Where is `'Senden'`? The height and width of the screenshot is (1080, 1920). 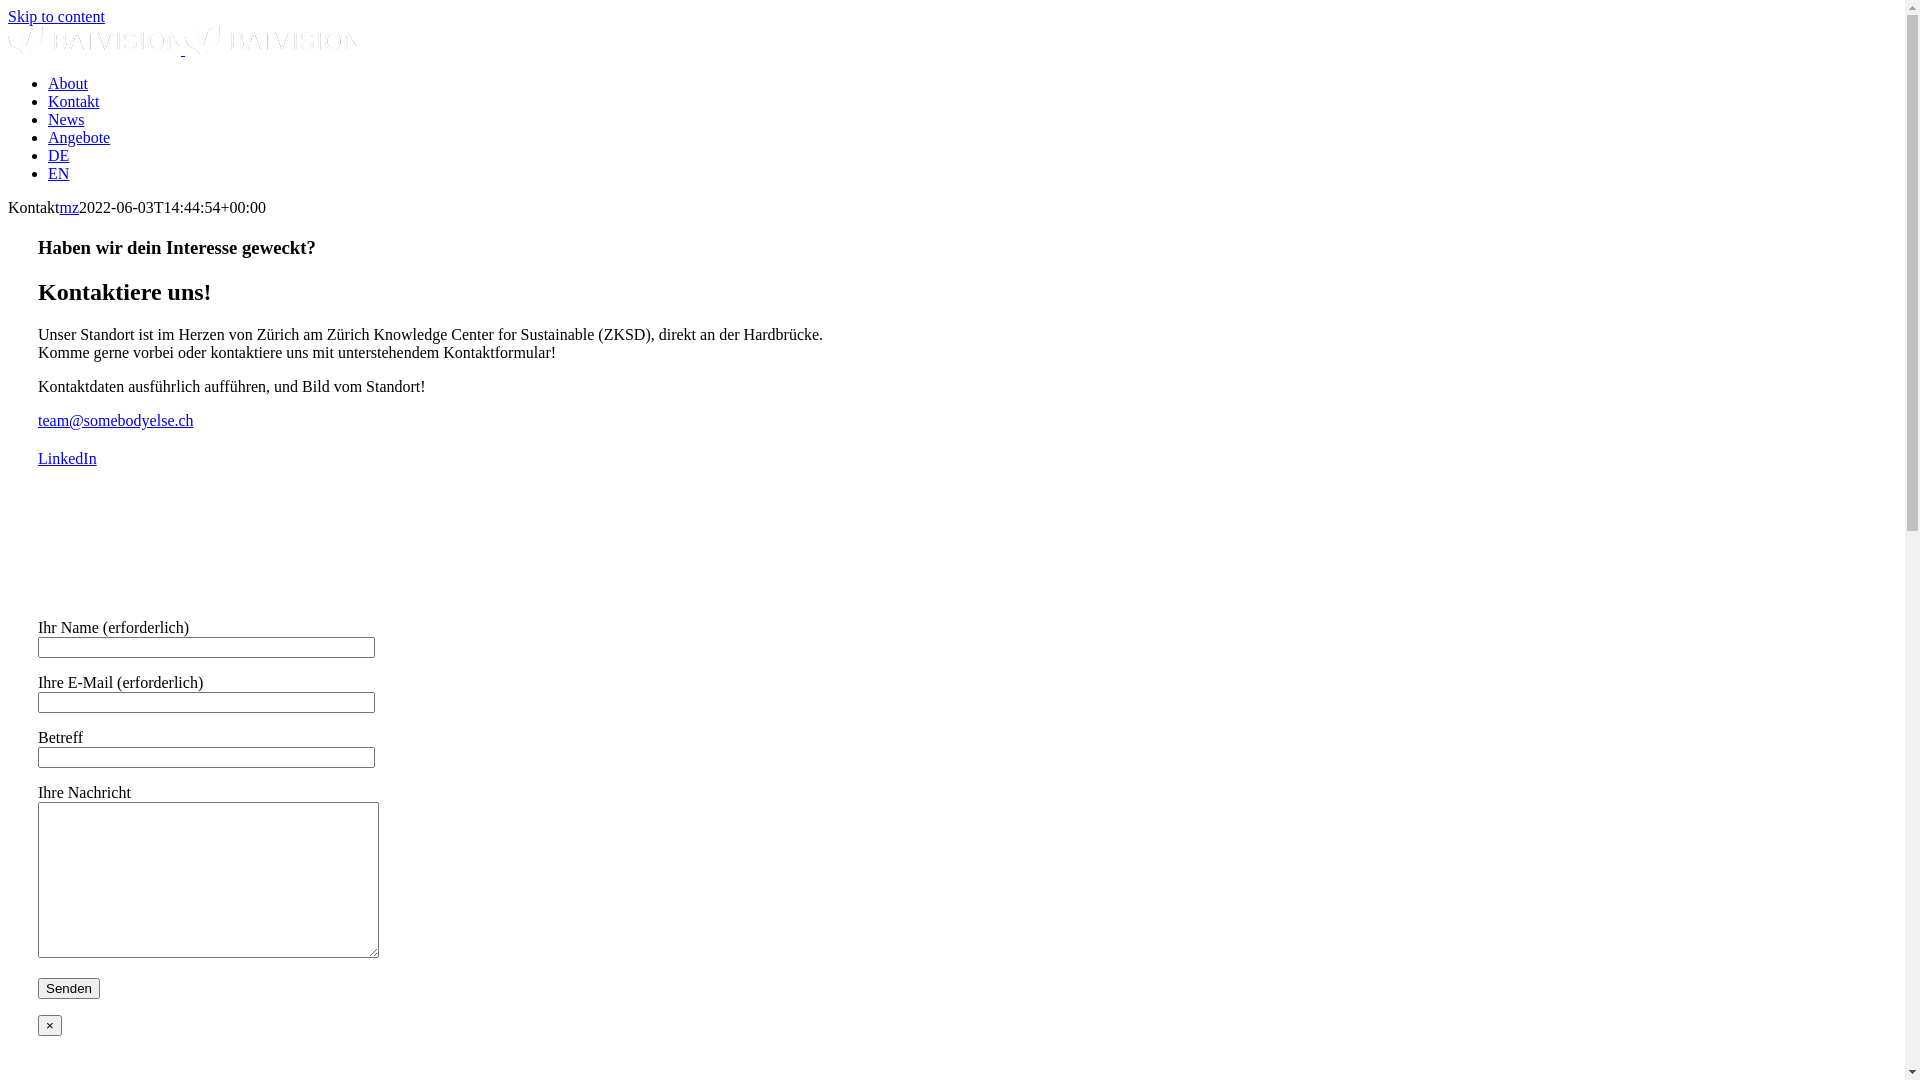
'Senden' is located at coordinates (38, 987).